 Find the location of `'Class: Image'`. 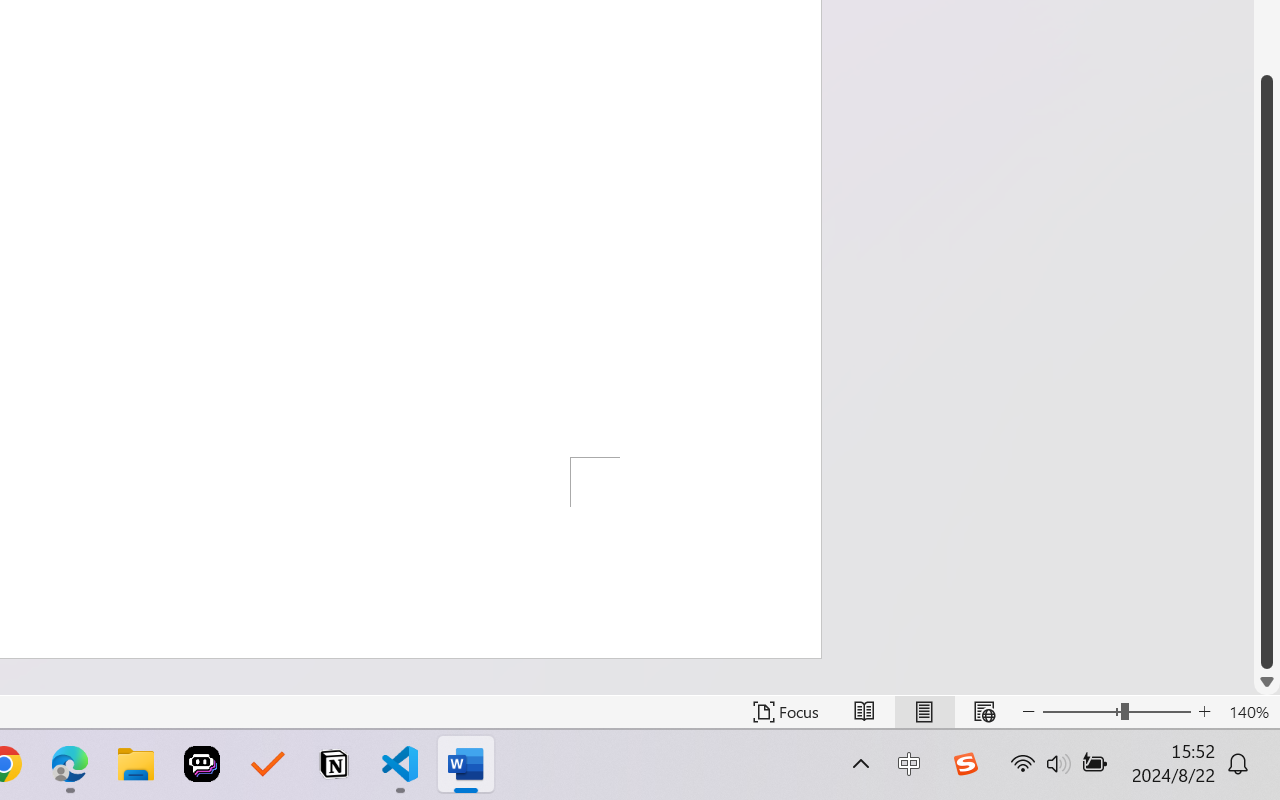

'Class: Image' is located at coordinates (965, 764).